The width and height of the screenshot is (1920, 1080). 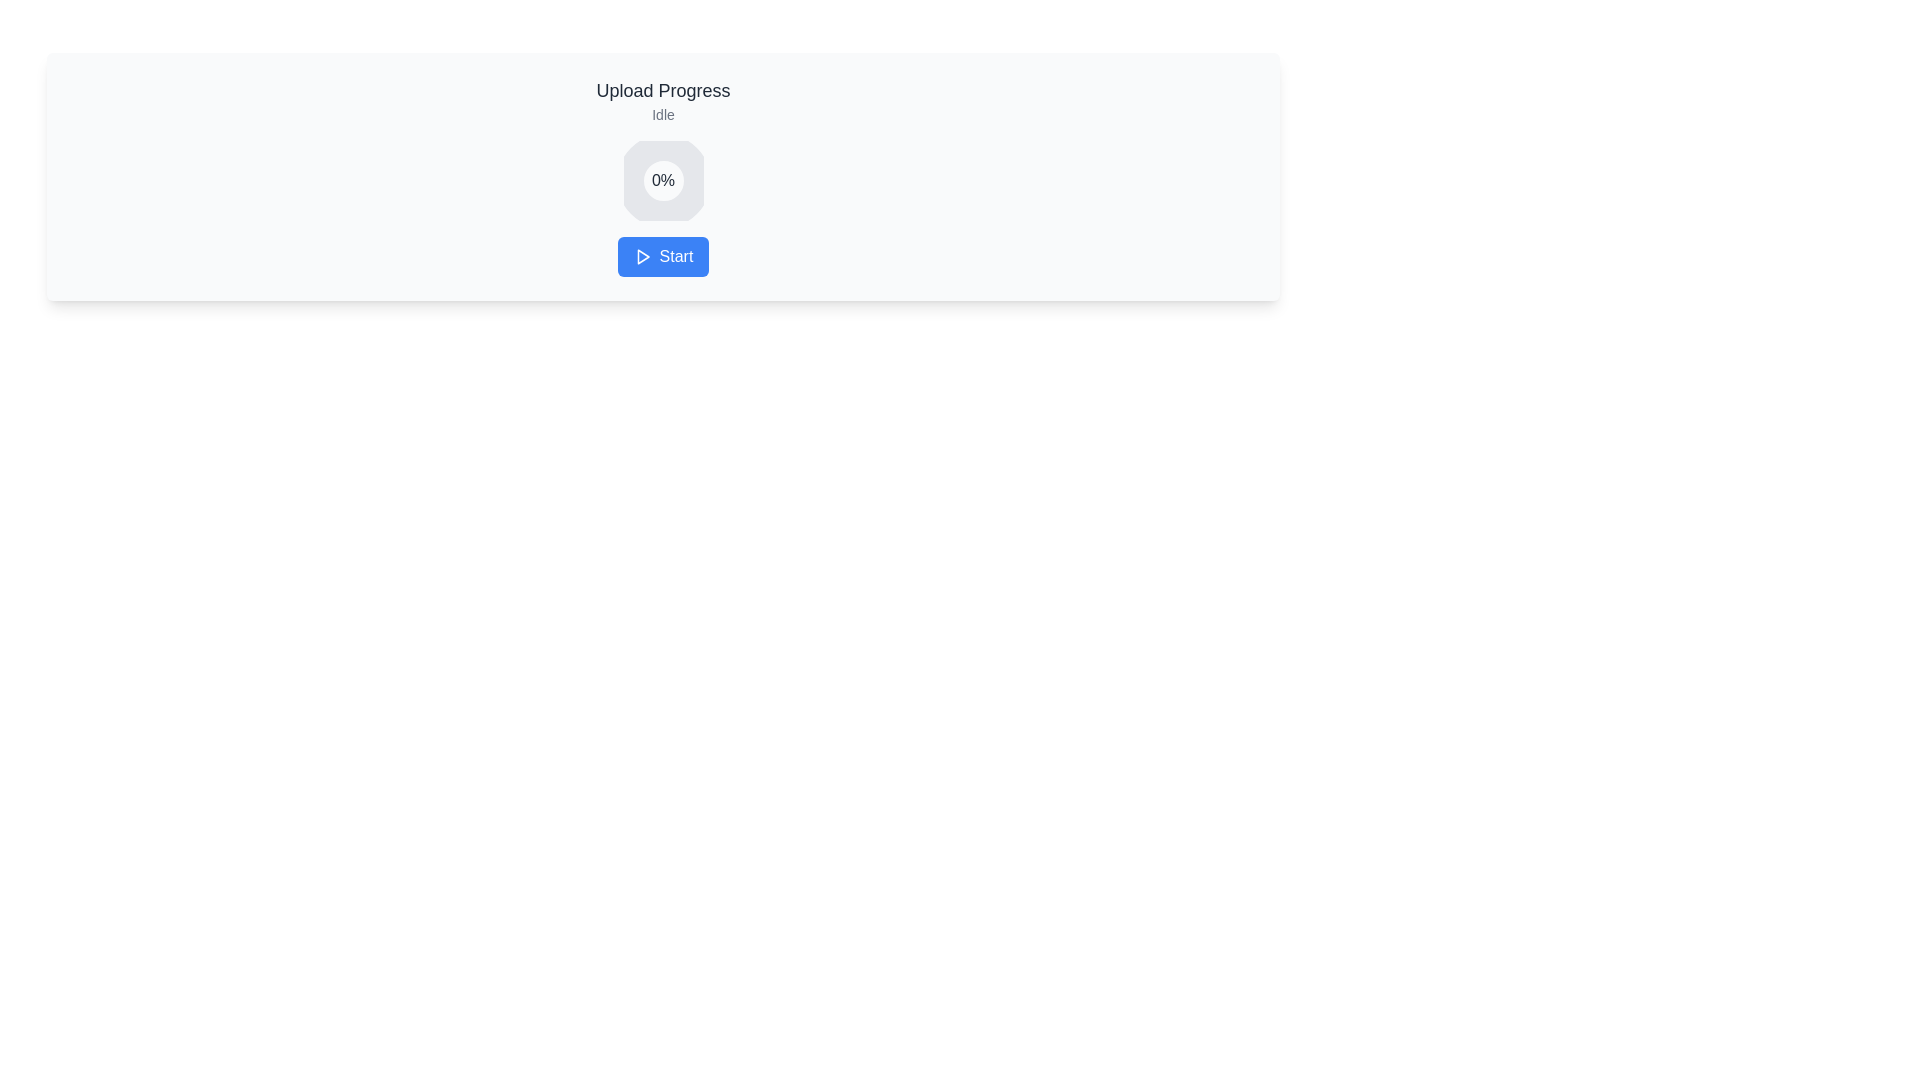 What do you see at coordinates (663, 181) in the screenshot?
I see `the Progress Indicator which shows the current operation progress at 0%, located below the 'Idle' text and above the 'Start' button` at bounding box center [663, 181].